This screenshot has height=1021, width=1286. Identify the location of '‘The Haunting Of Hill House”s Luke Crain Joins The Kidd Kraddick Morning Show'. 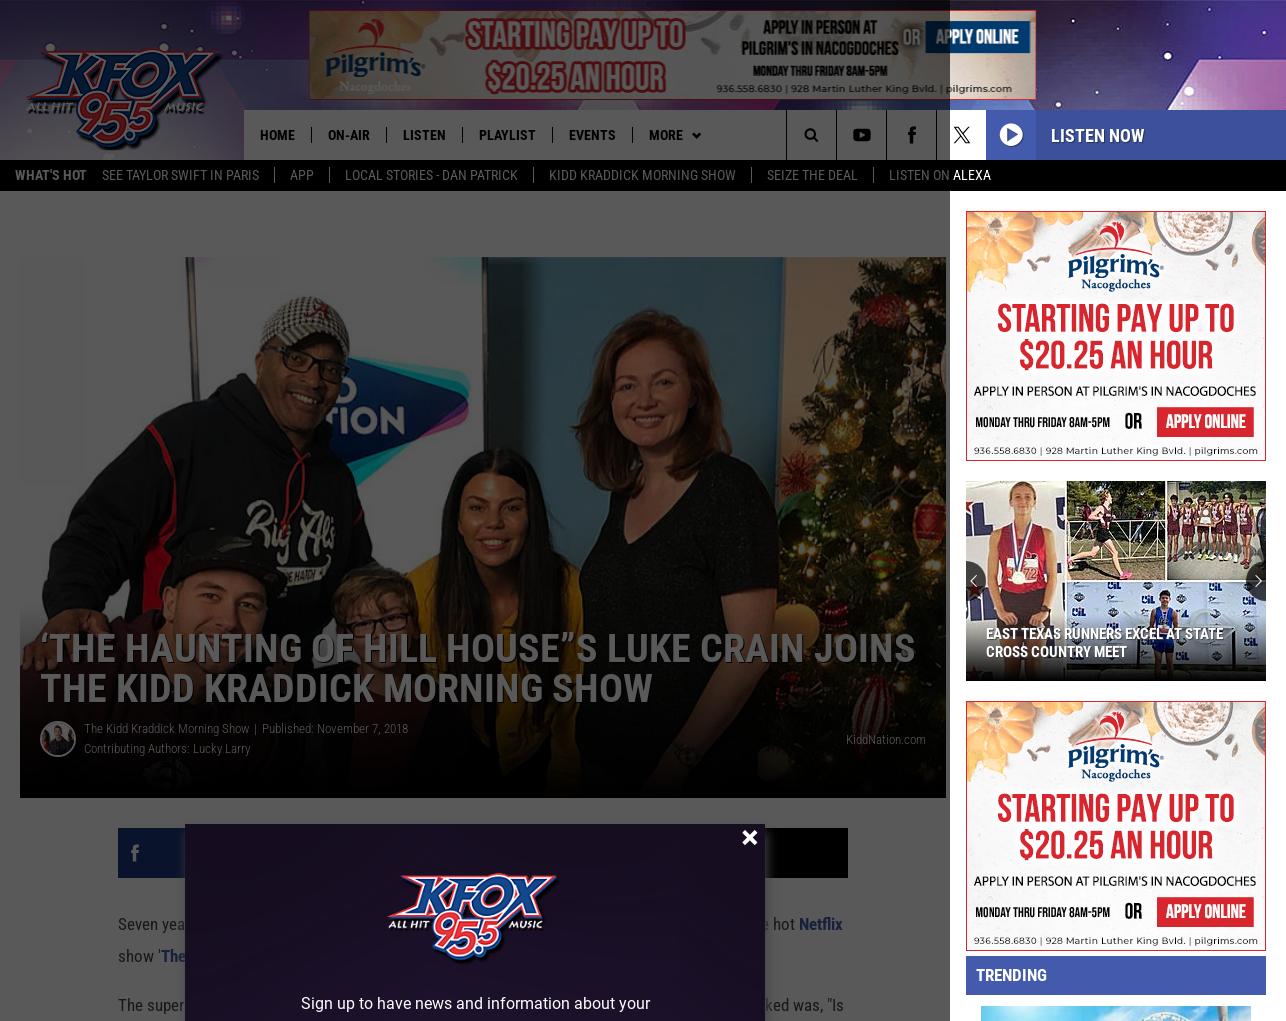
(477, 669).